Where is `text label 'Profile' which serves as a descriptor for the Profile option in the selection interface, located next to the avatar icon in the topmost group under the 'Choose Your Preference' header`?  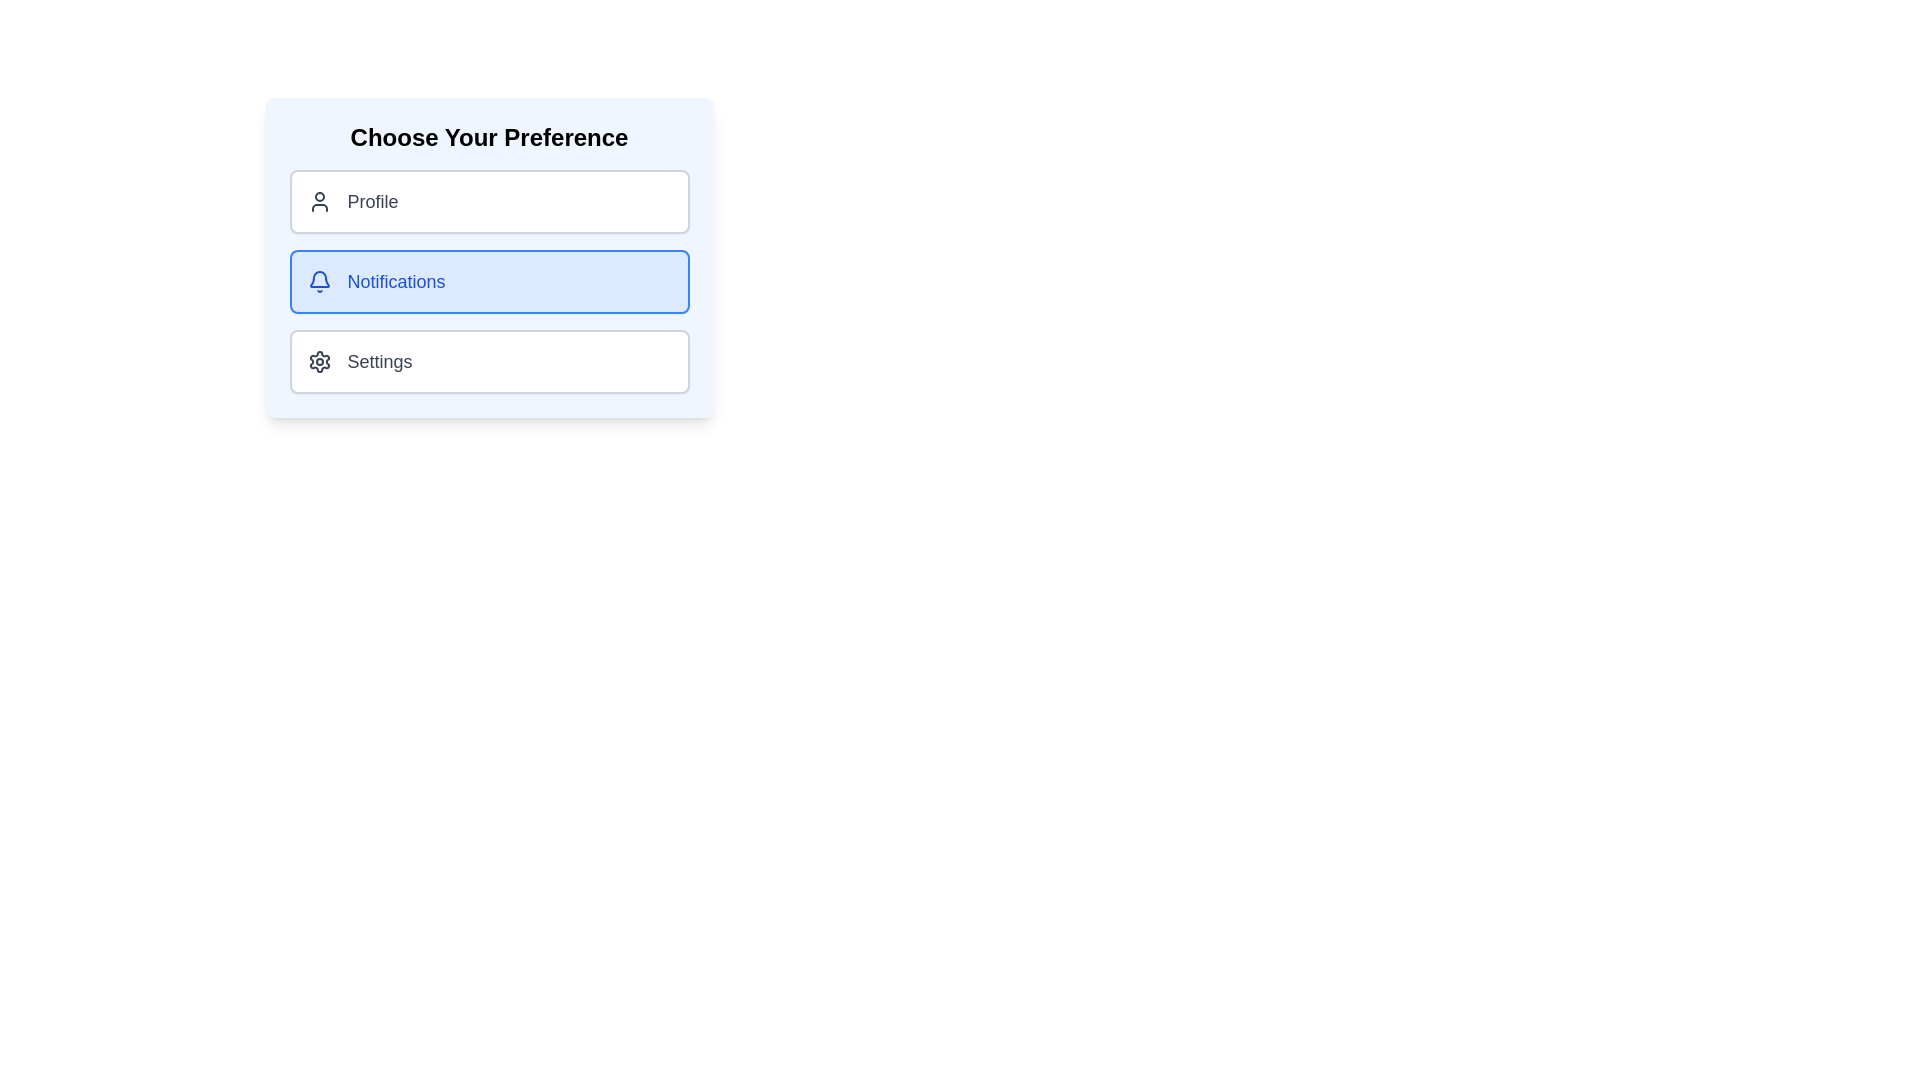
text label 'Profile' which serves as a descriptor for the Profile option in the selection interface, located next to the avatar icon in the topmost group under the 'Choose Your Preference' header is located at coordinates (373, 201).